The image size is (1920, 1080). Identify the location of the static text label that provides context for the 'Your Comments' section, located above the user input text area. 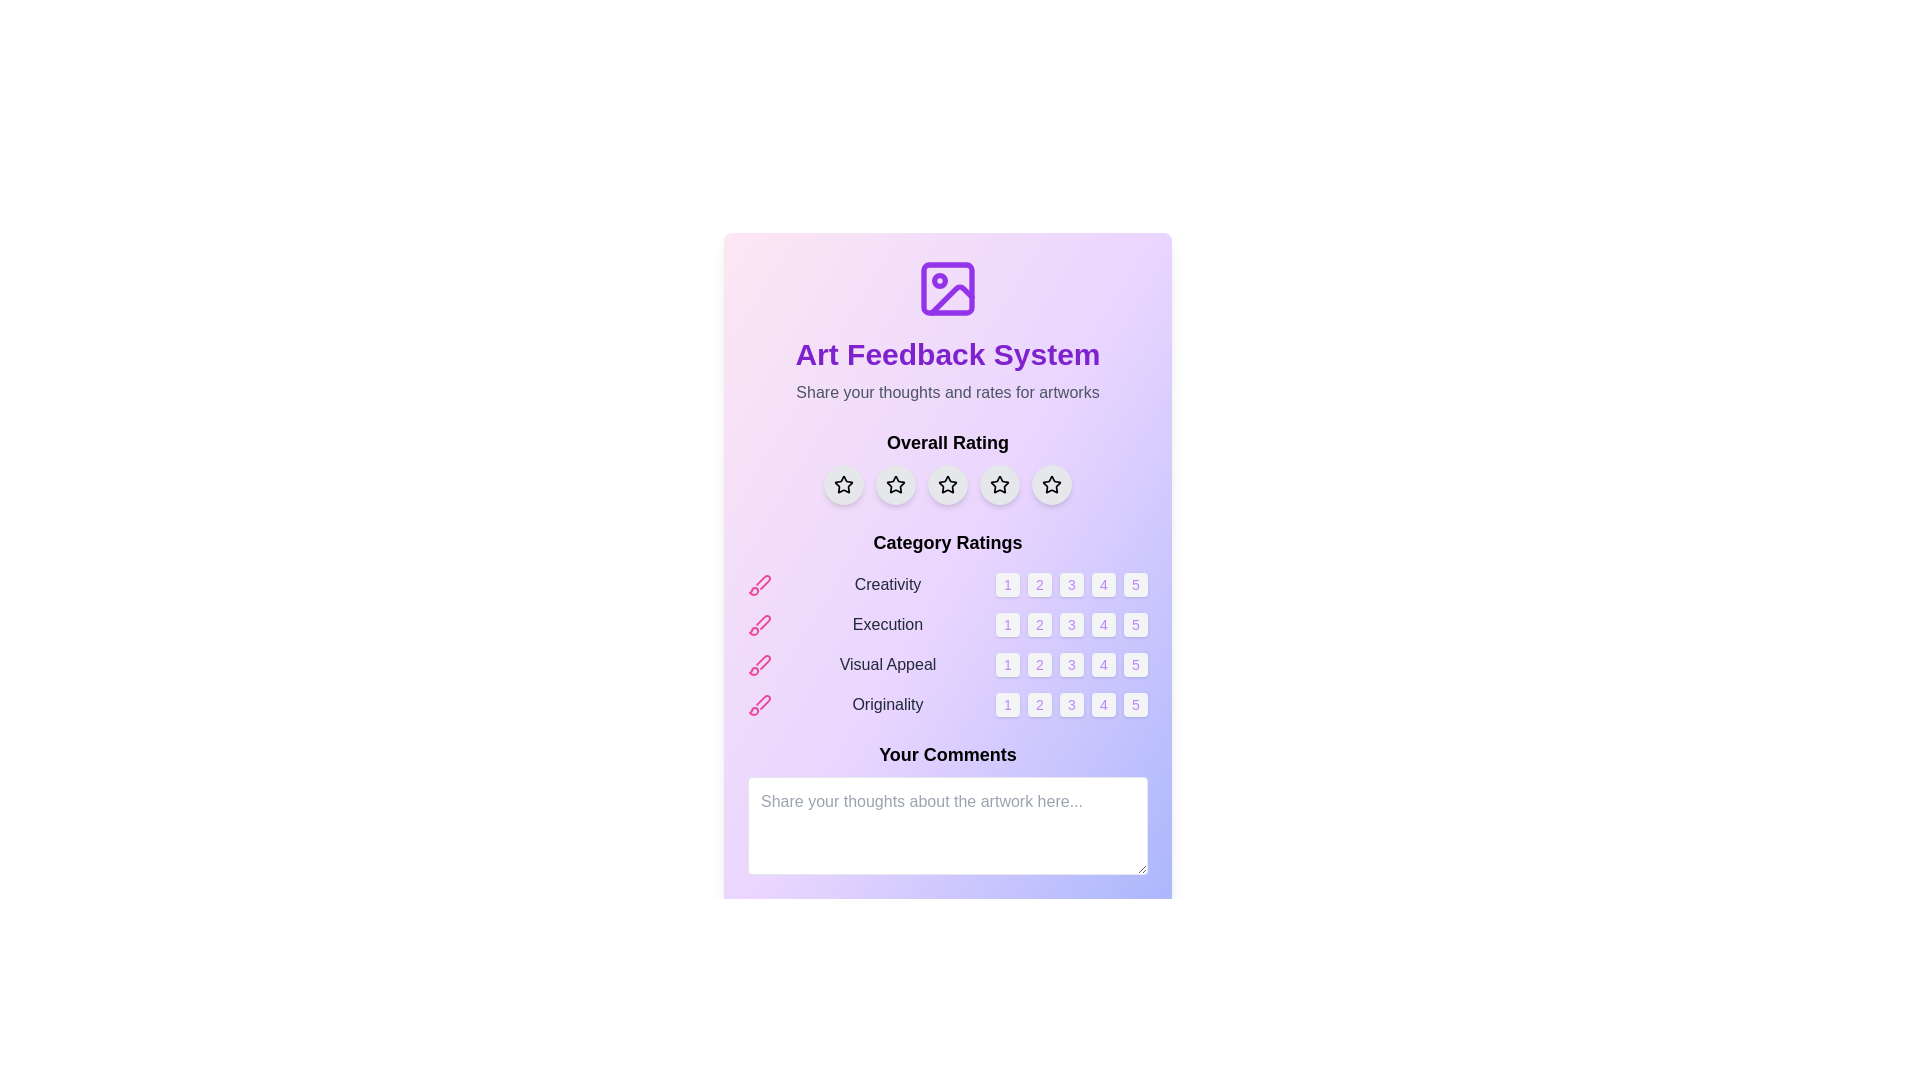
(947, 755).